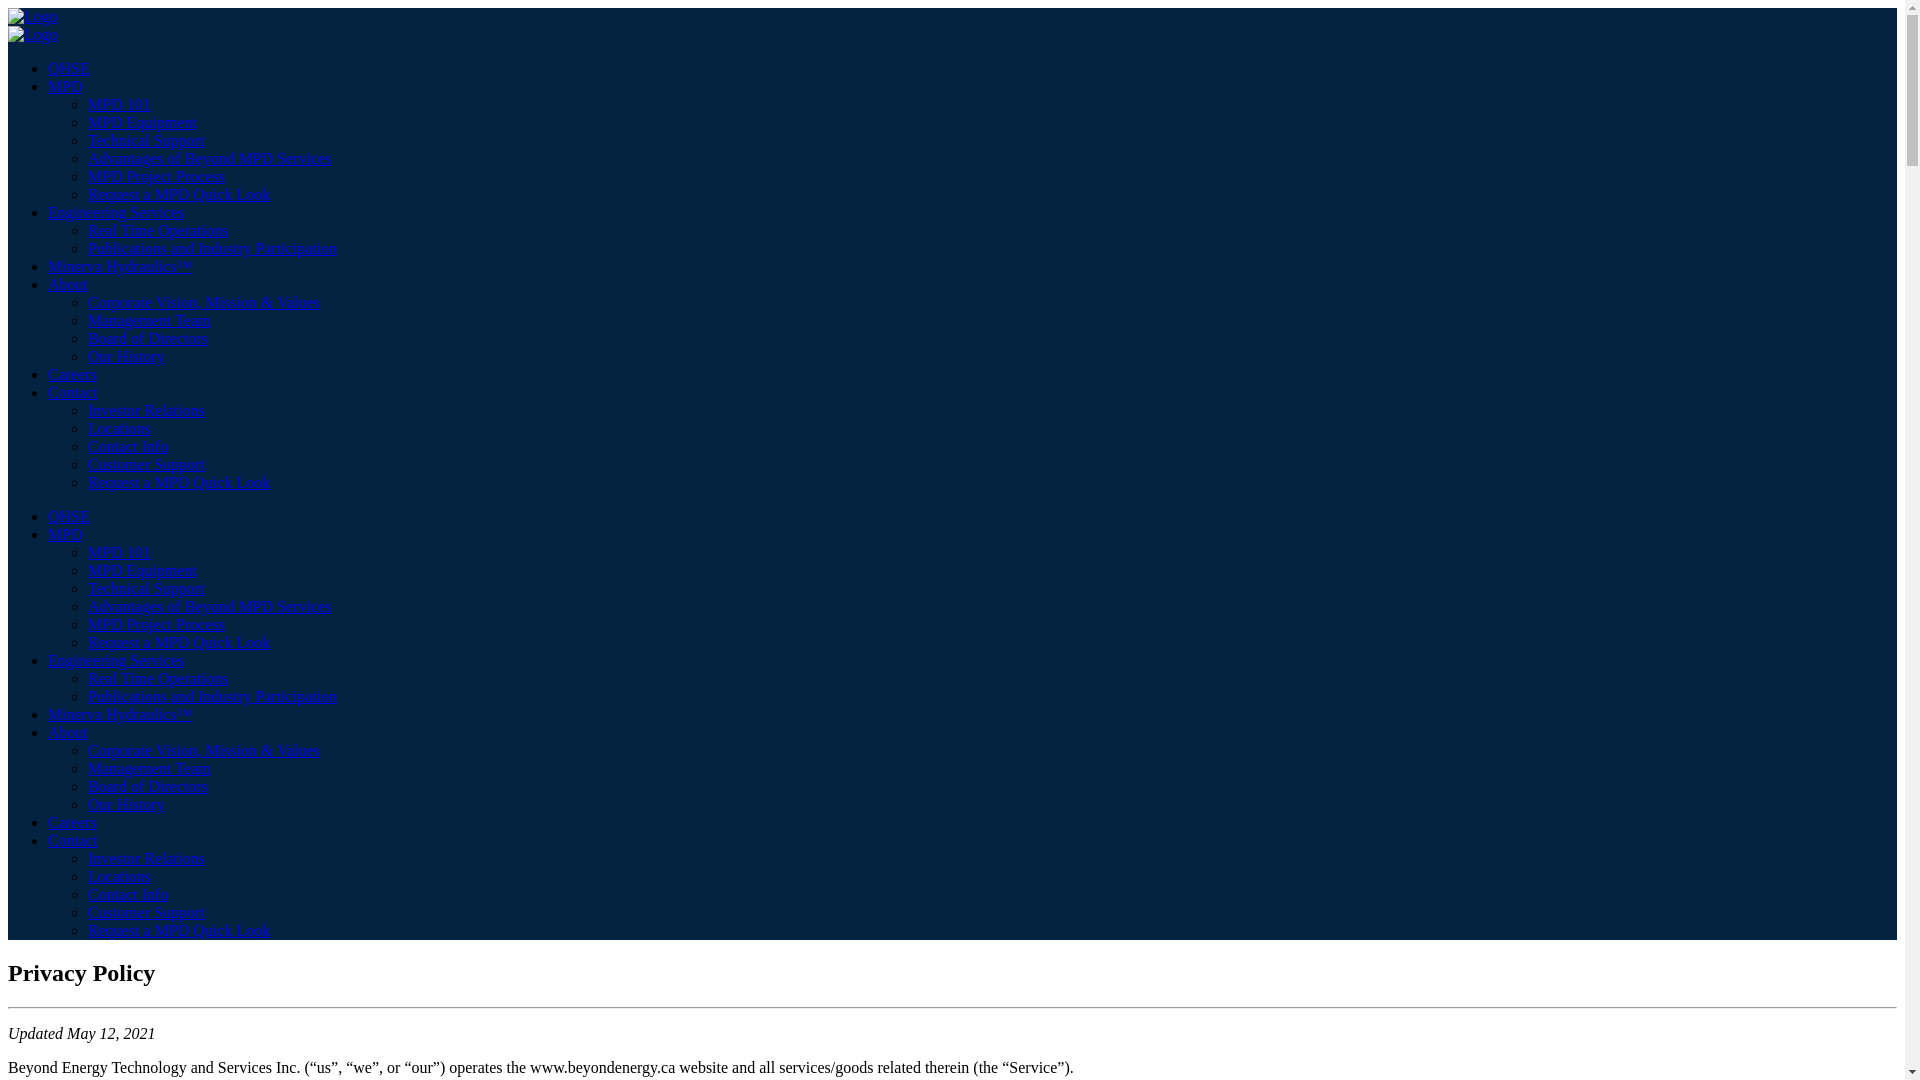 This screenshot has width=1920, height=1080. What do you see at coordinates (127, 893) in the screenshot?
I see `'Contact Info'` at bounding box center [127, 893].